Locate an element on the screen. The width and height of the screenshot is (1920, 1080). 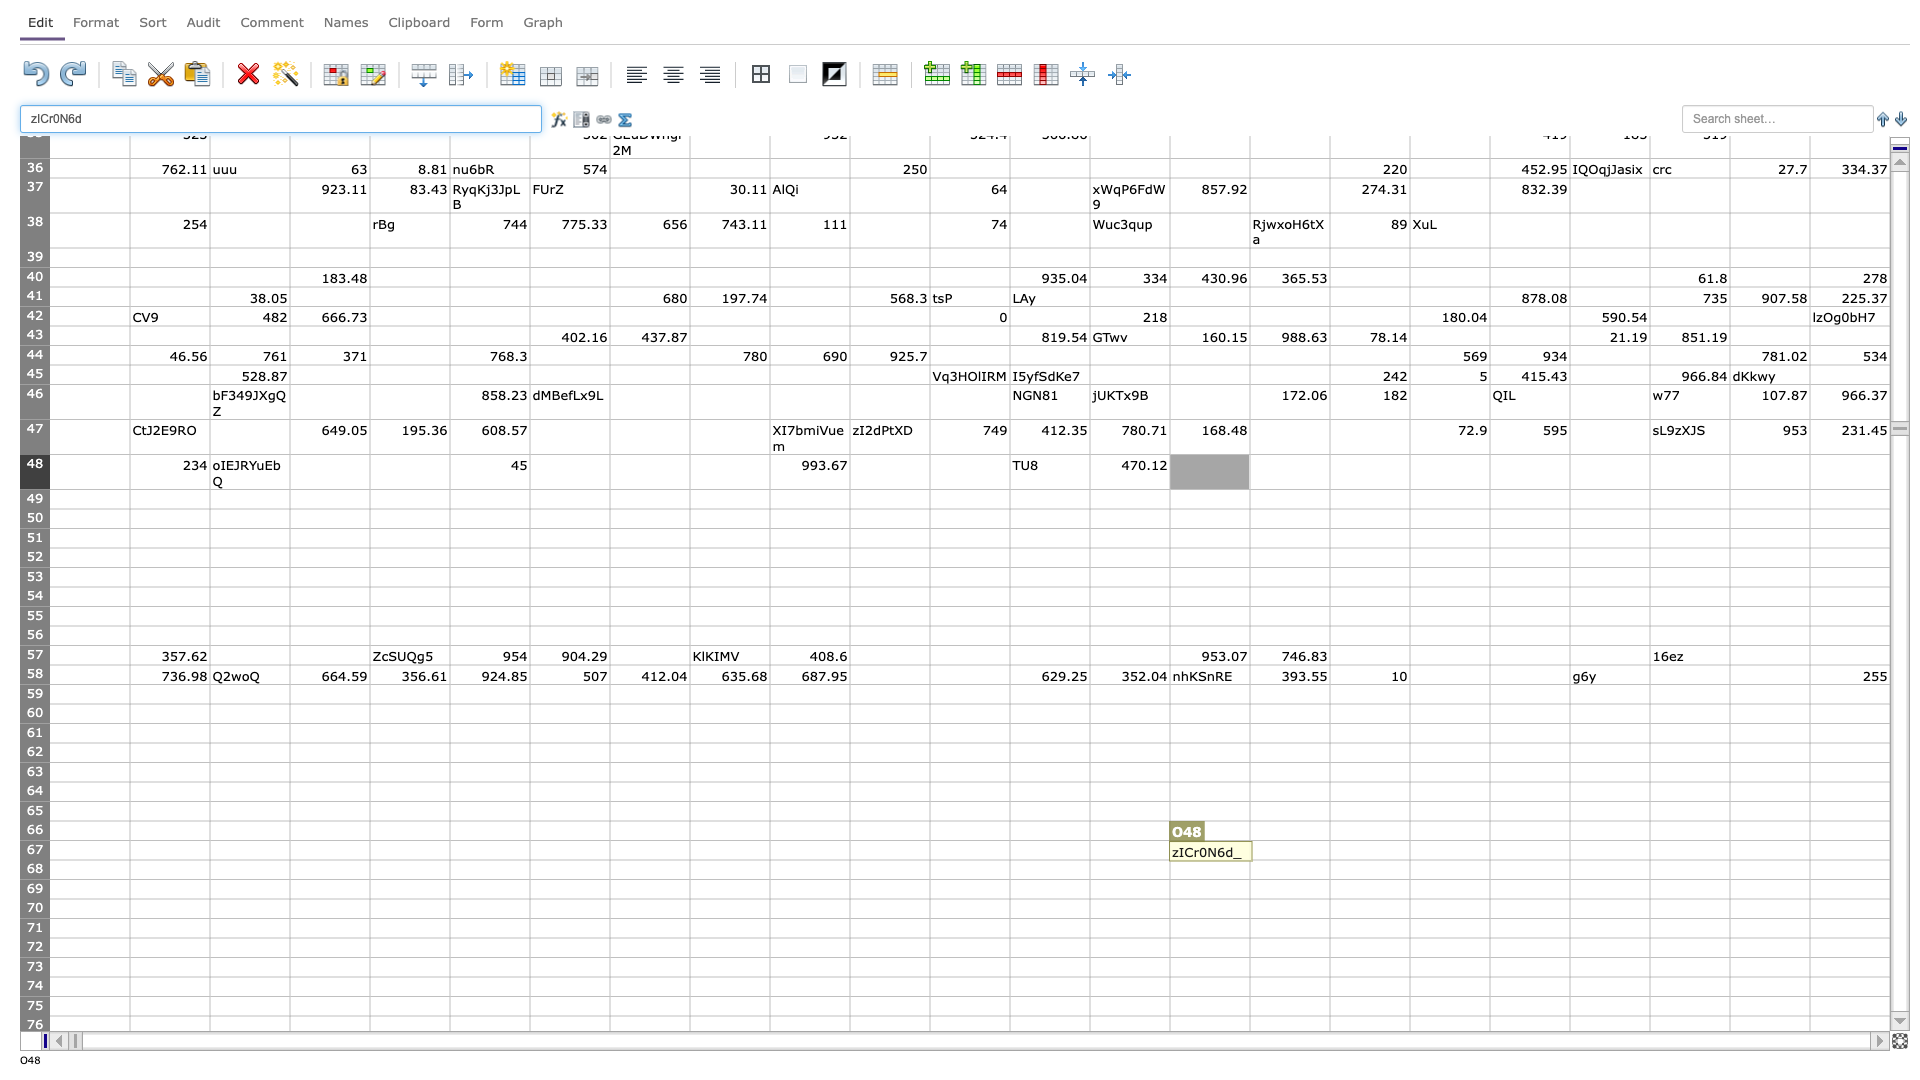
bottom right corner of P68 is located at coordinates (1329, 878).